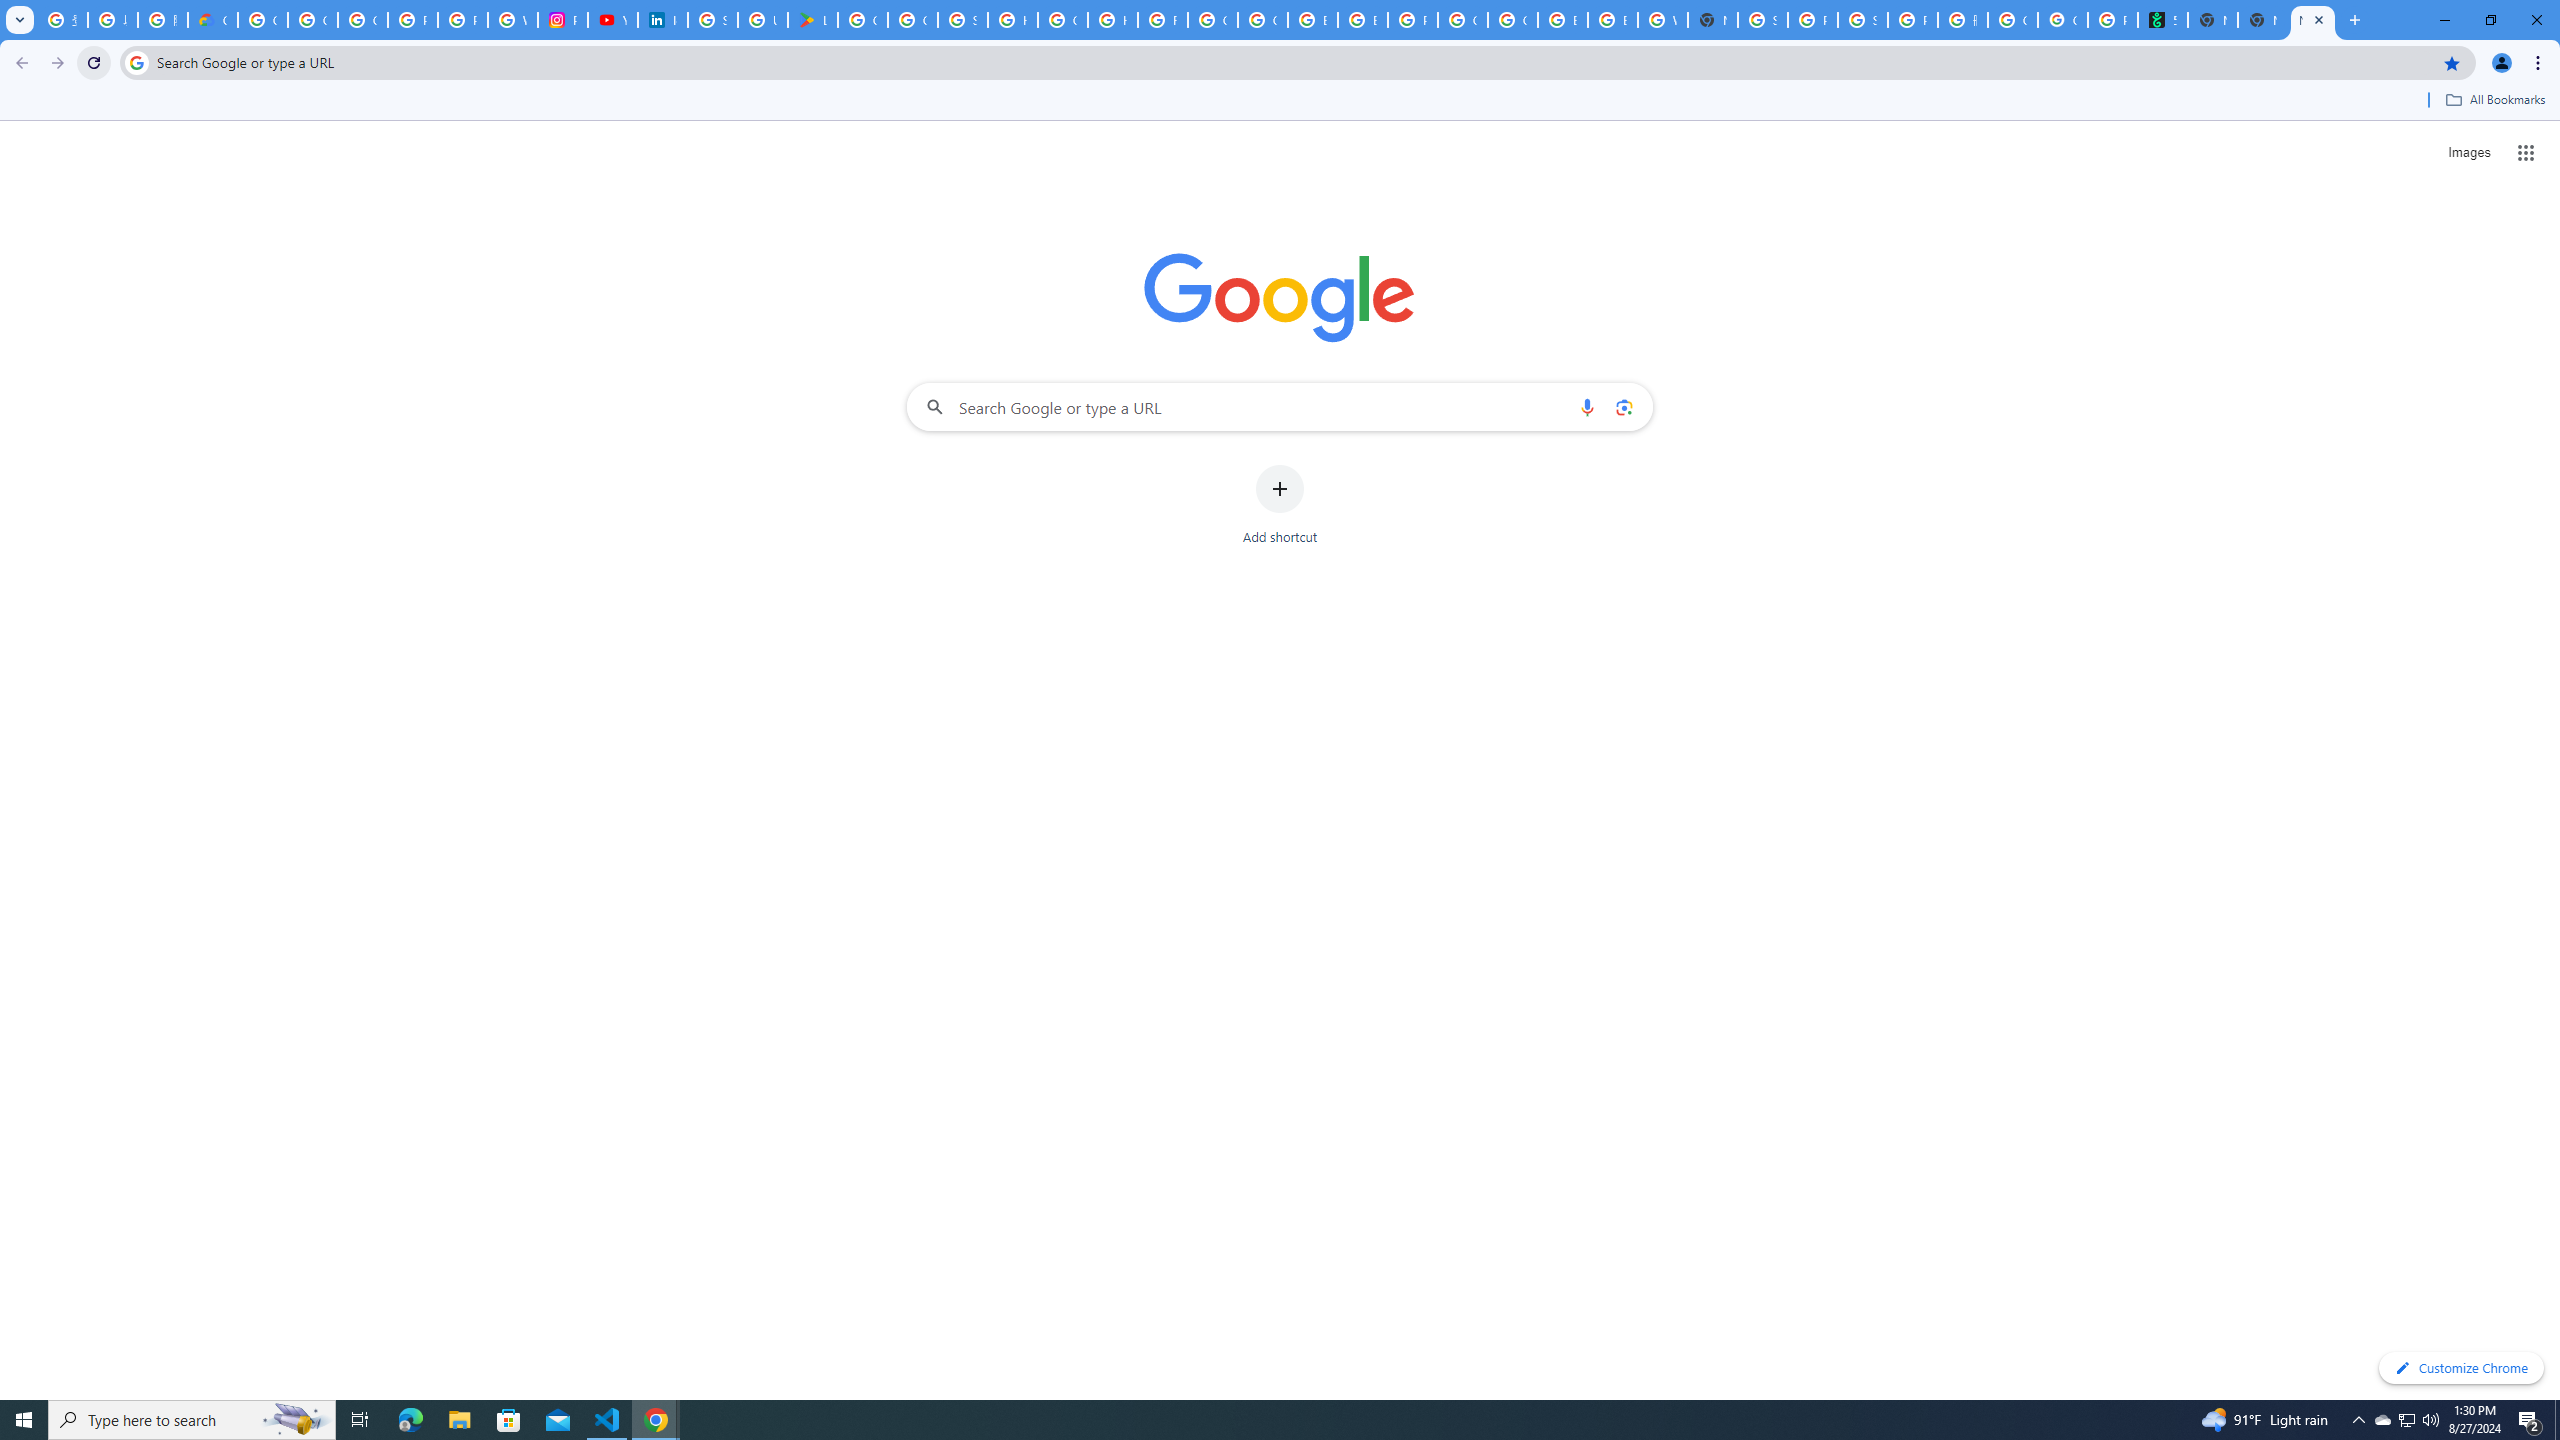 The height and width of the screenshot is (1440, 2560). Describe the element at coordinates (2469, 153) in the screenshot. I see `'Search for Images '` at that location.